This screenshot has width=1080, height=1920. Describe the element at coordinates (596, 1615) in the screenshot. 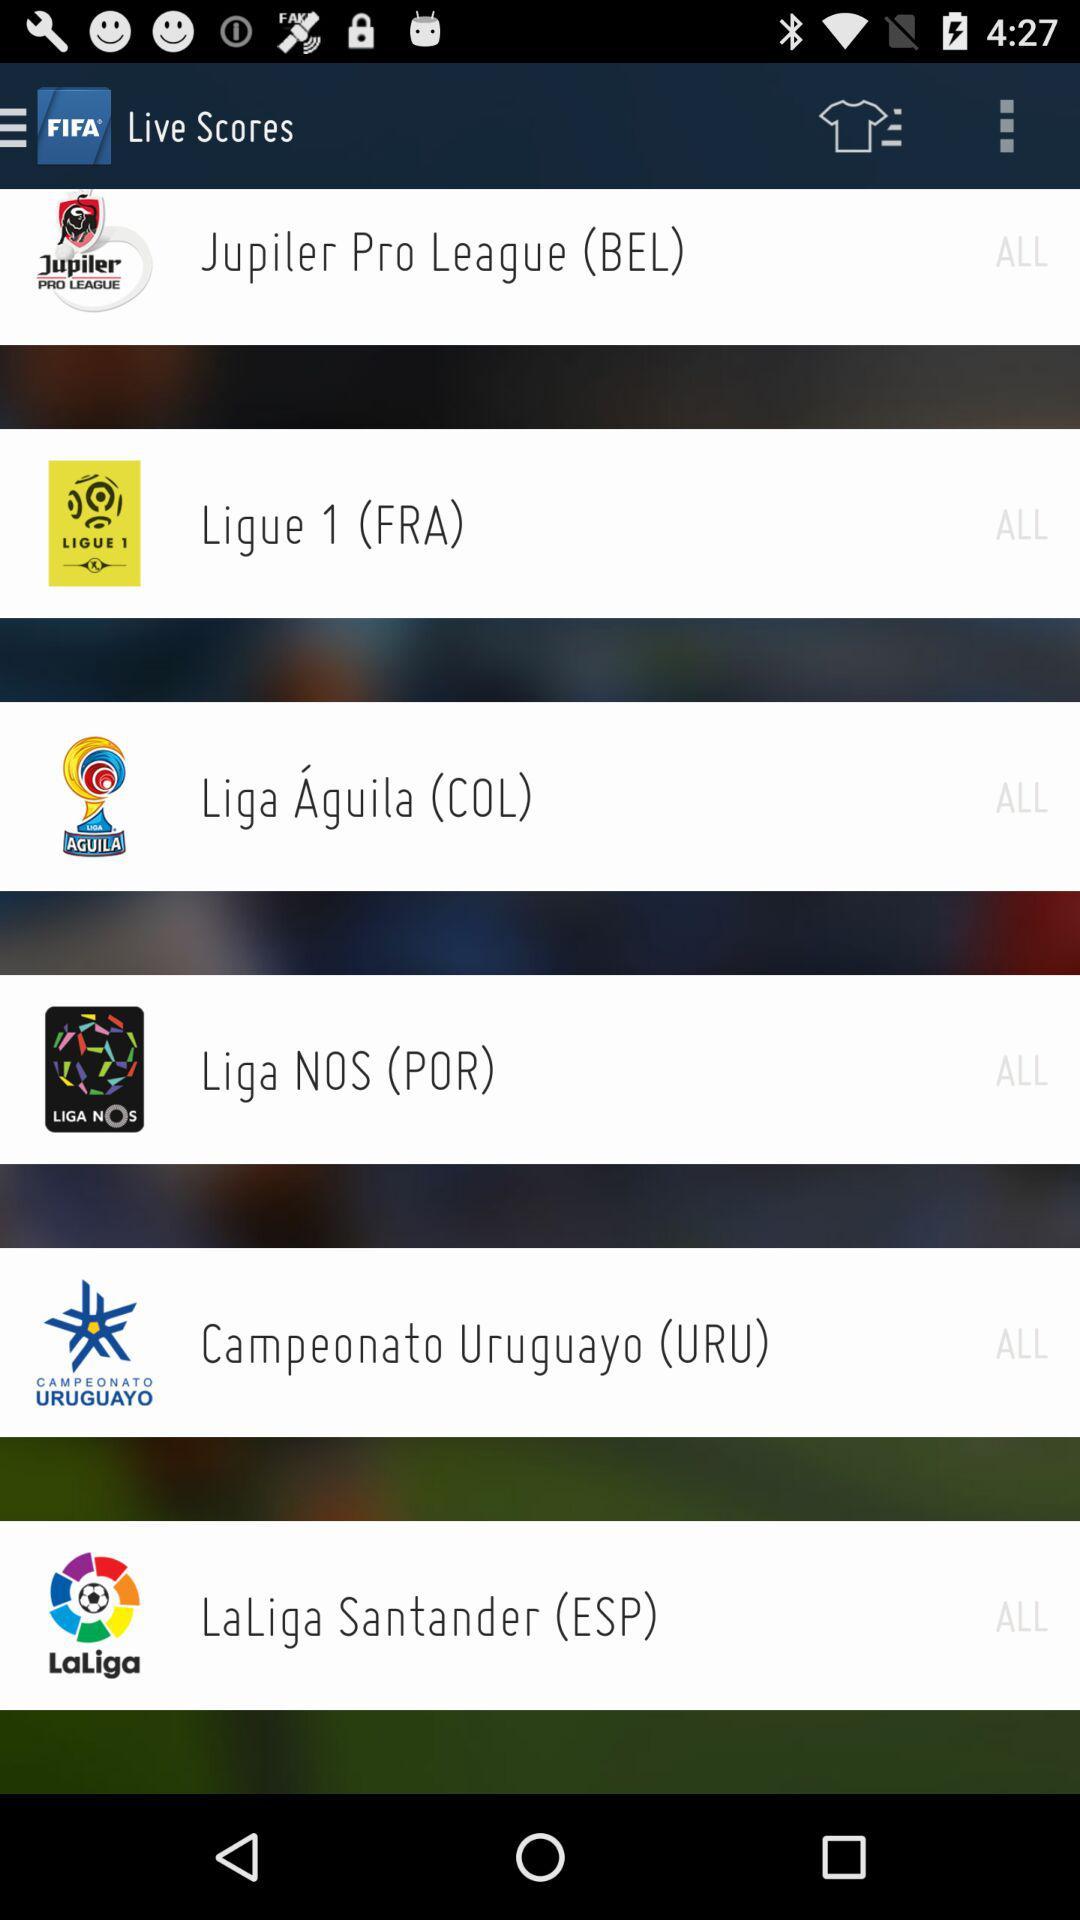

I see `the icon to the left of all icon` at that location.